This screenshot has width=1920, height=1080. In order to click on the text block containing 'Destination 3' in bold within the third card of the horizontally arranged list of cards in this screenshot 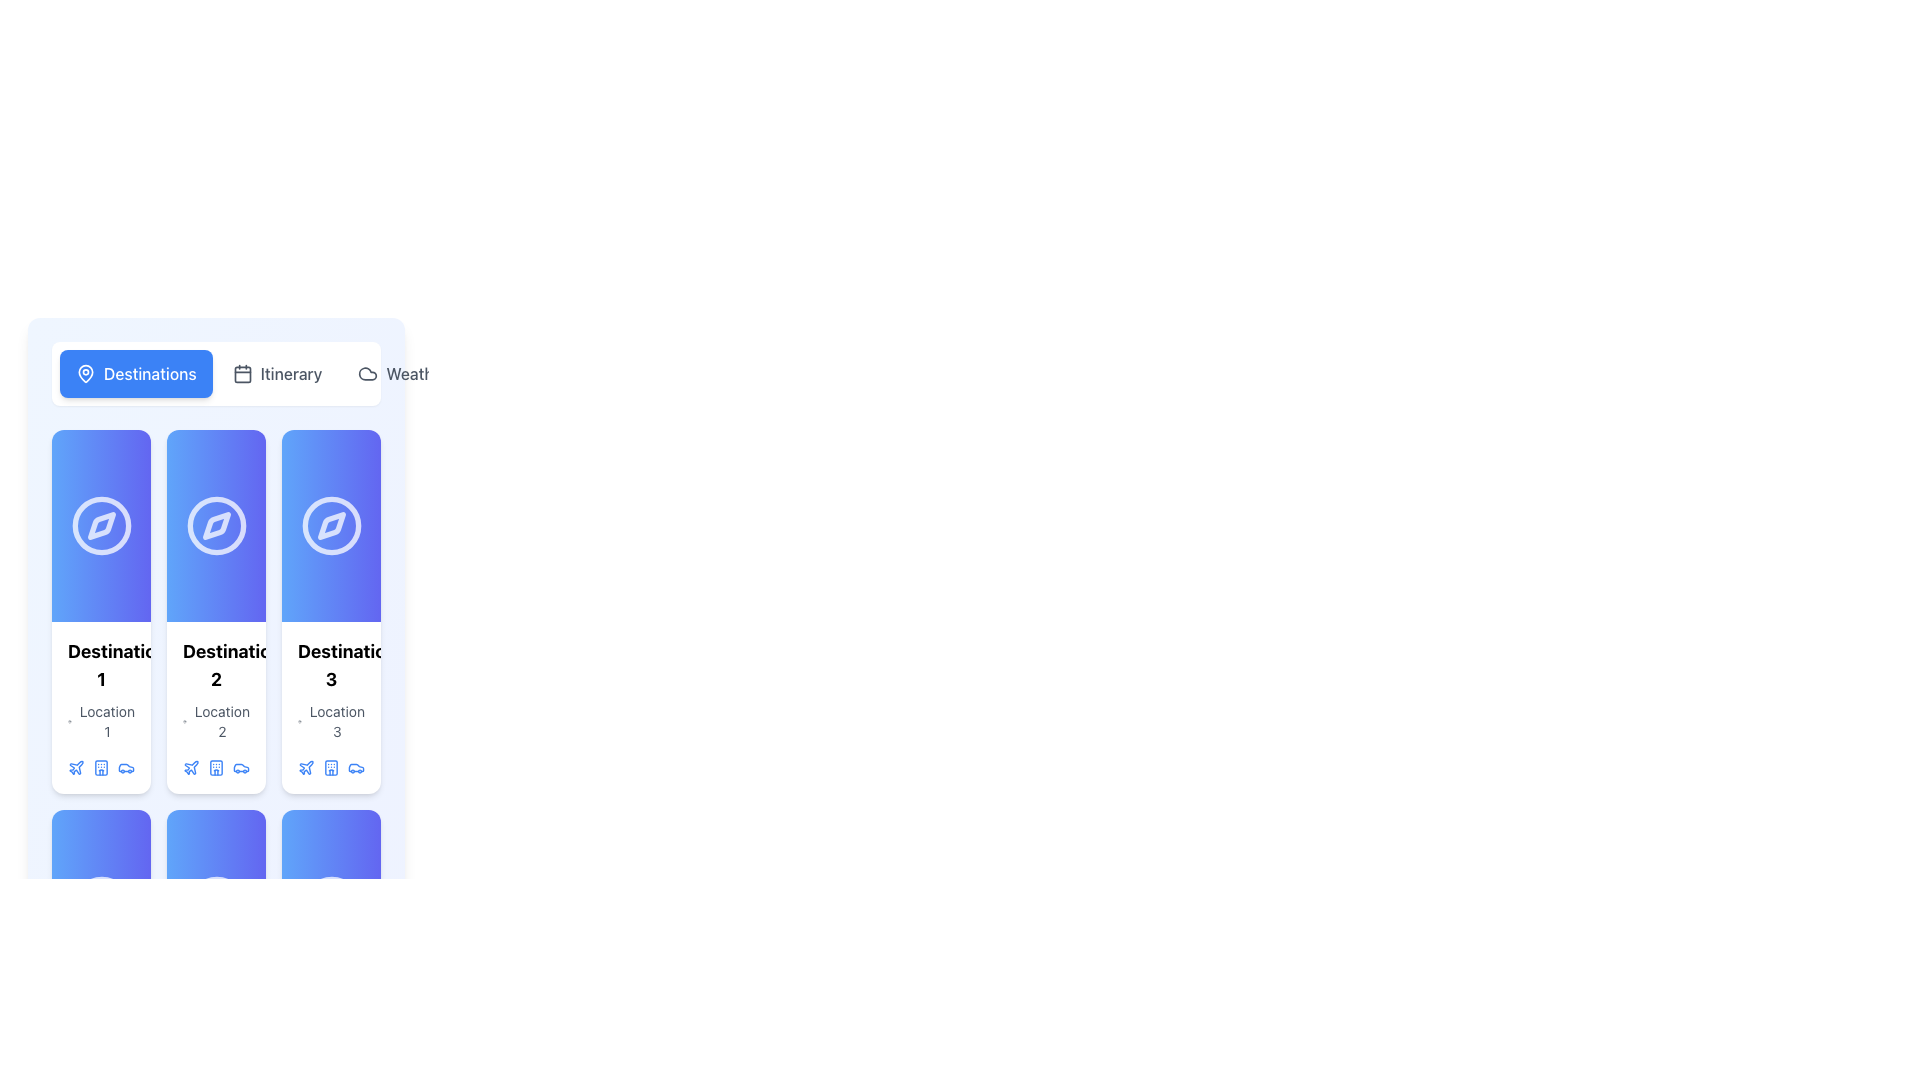, I will do `click(331, 707)`.